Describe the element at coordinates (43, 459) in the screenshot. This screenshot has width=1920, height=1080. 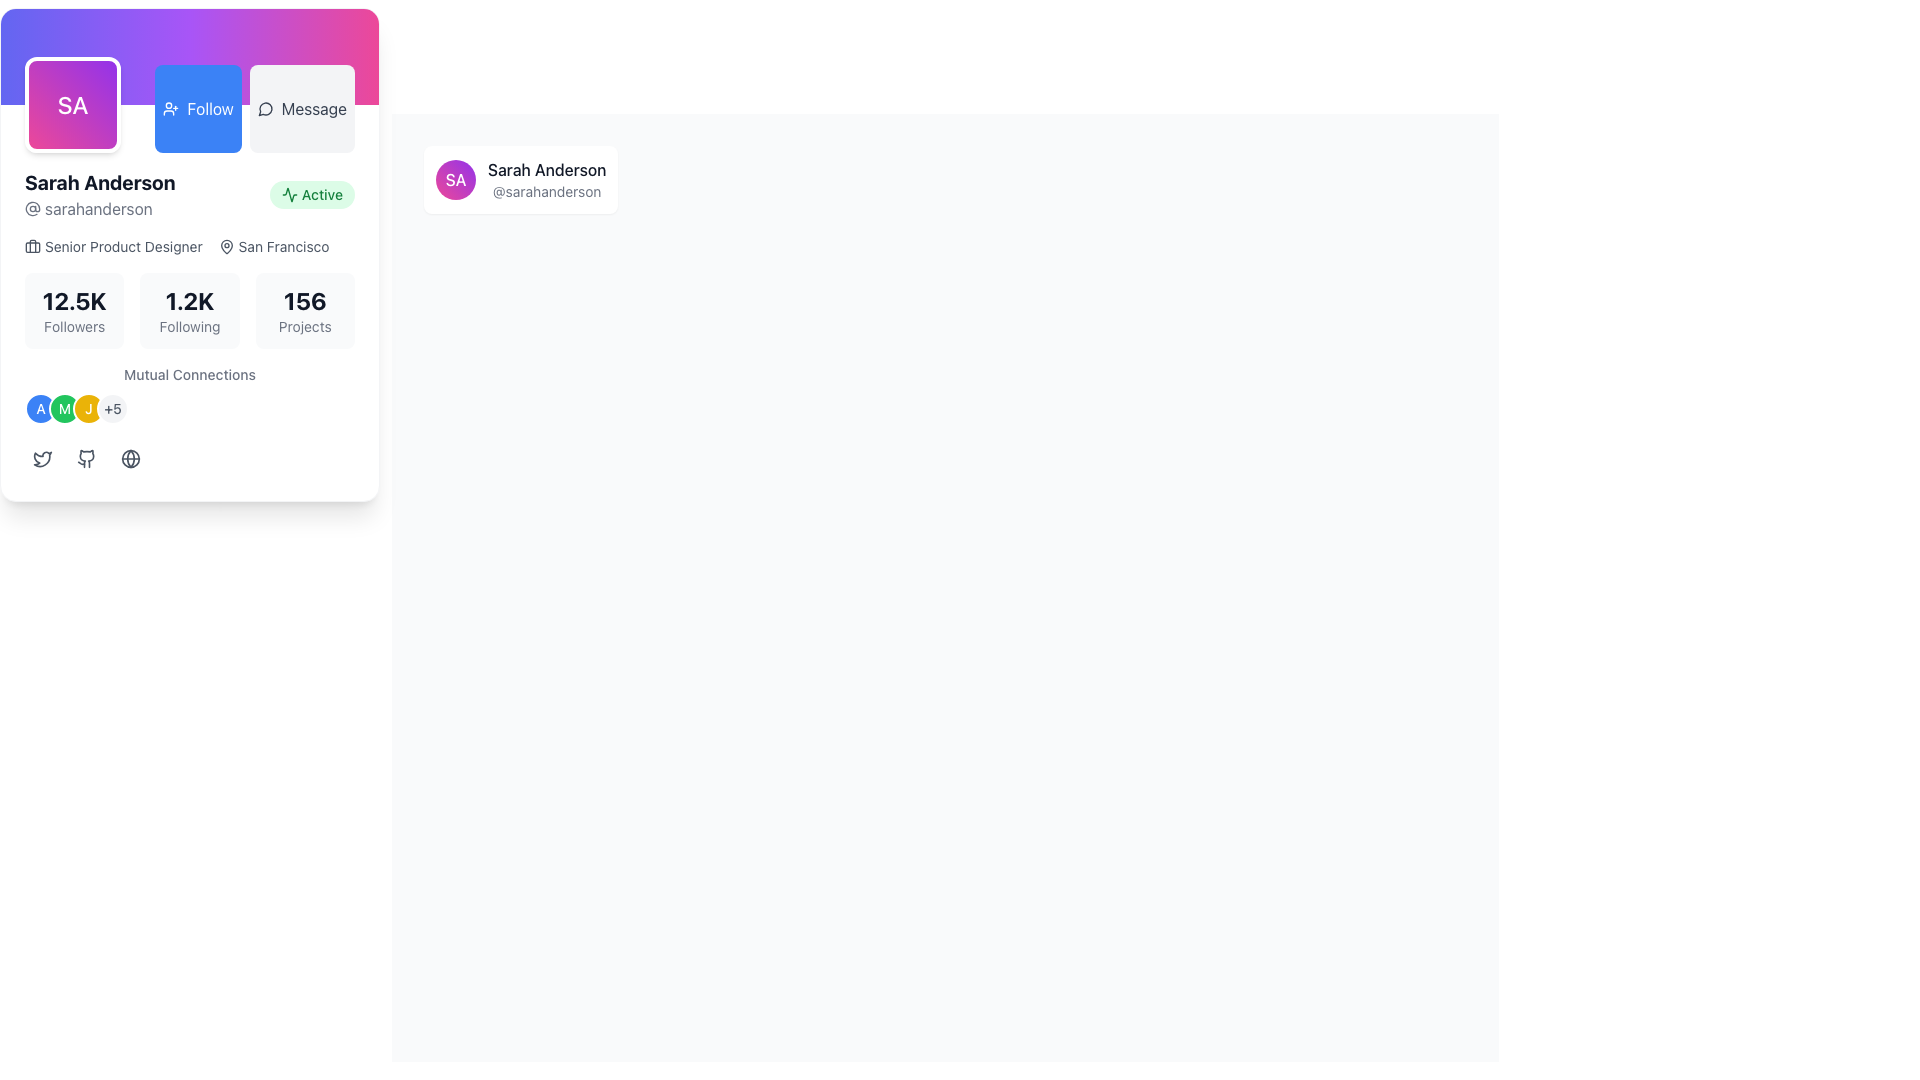
I see `the leftmost social media icon representing the user's Twitter profile located at the bottom of the user information card` at that location.